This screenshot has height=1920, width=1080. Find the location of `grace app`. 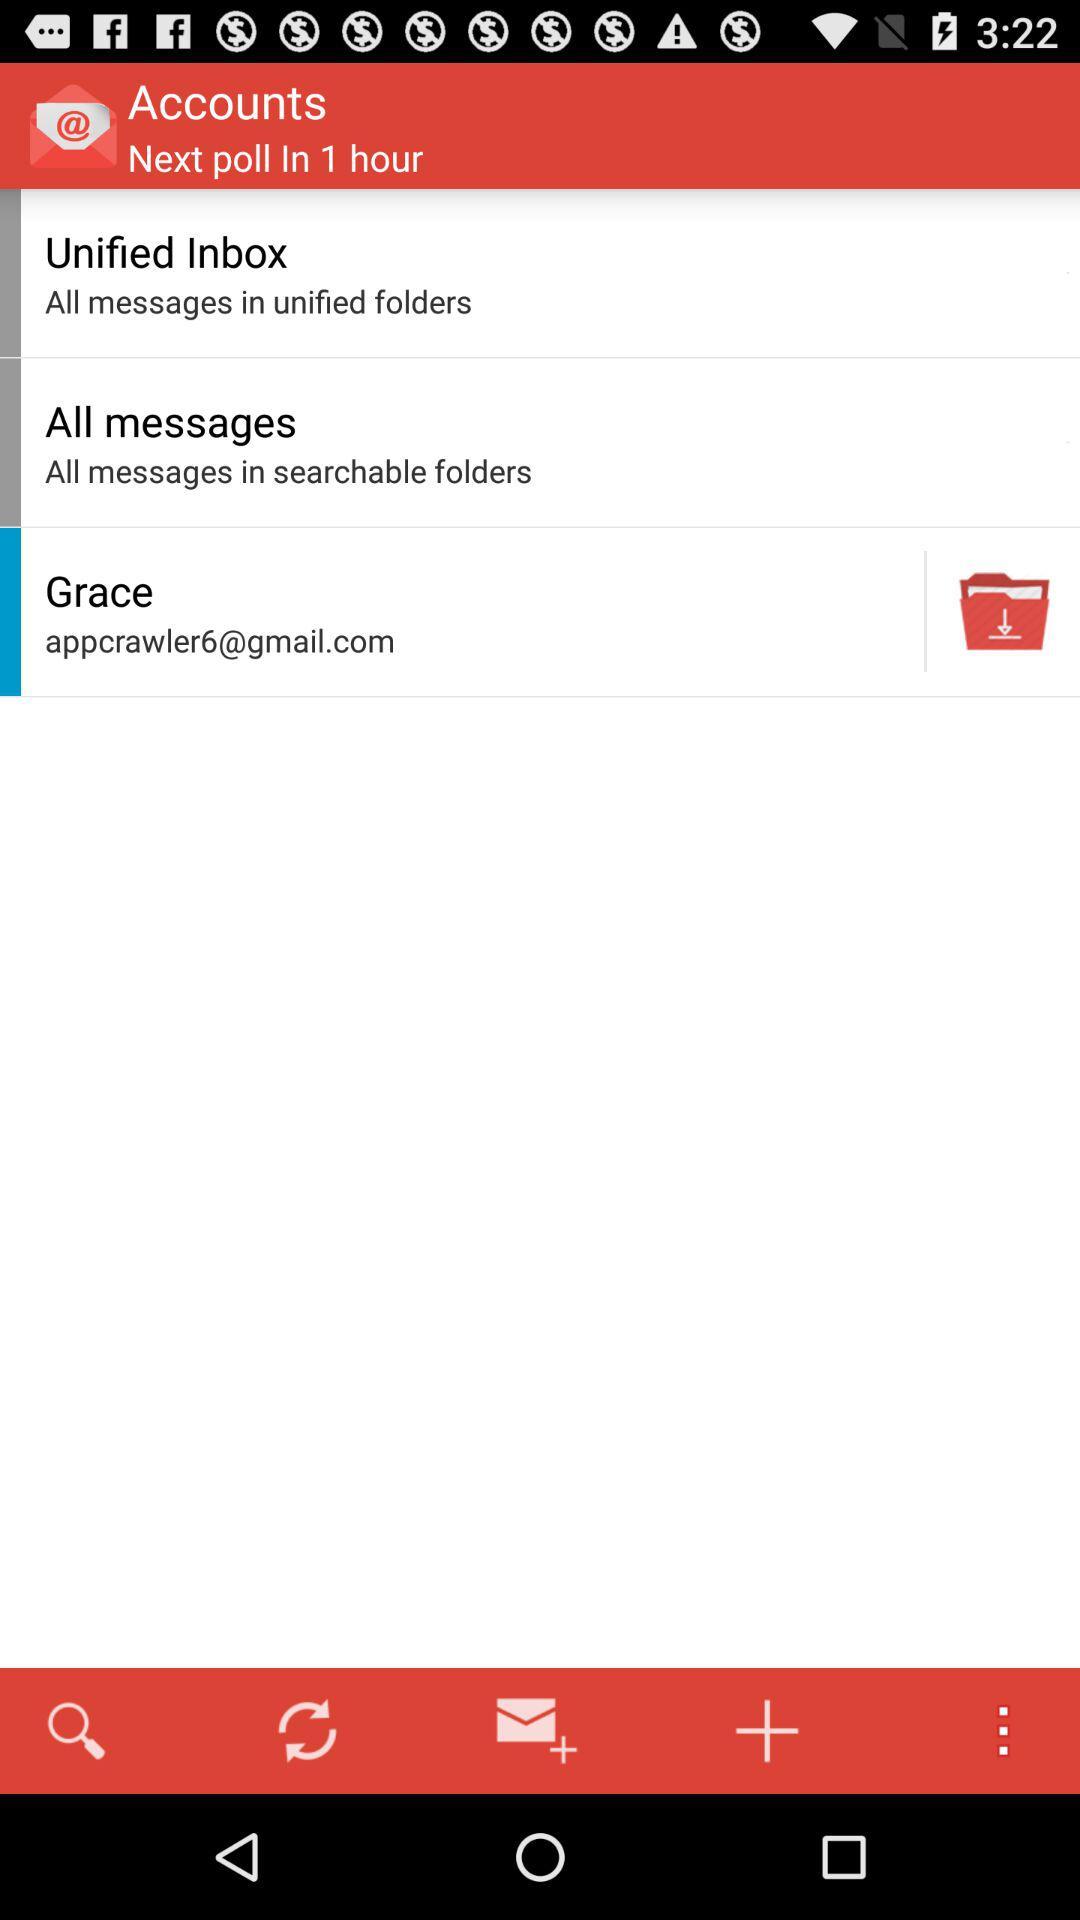

grace app is located at coordinates (479, 589).